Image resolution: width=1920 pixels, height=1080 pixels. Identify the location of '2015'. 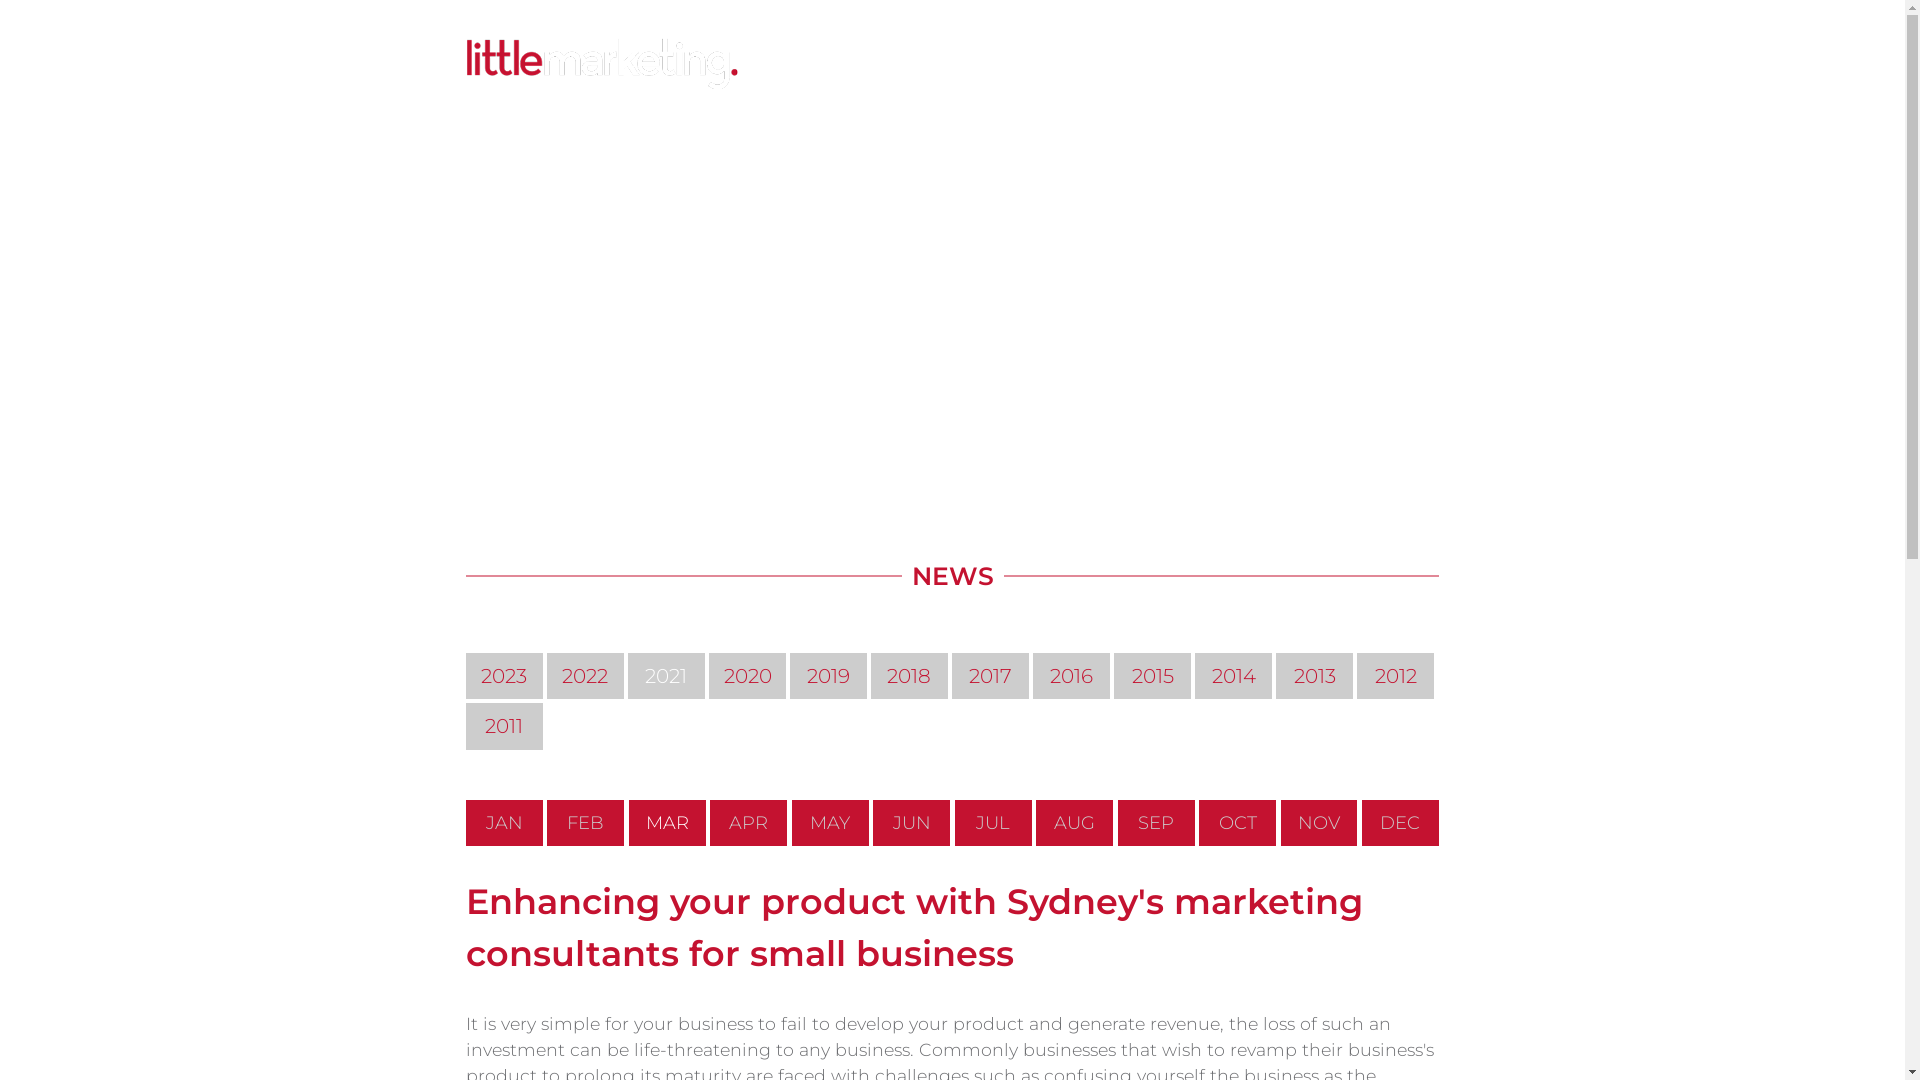
(1112, 675).